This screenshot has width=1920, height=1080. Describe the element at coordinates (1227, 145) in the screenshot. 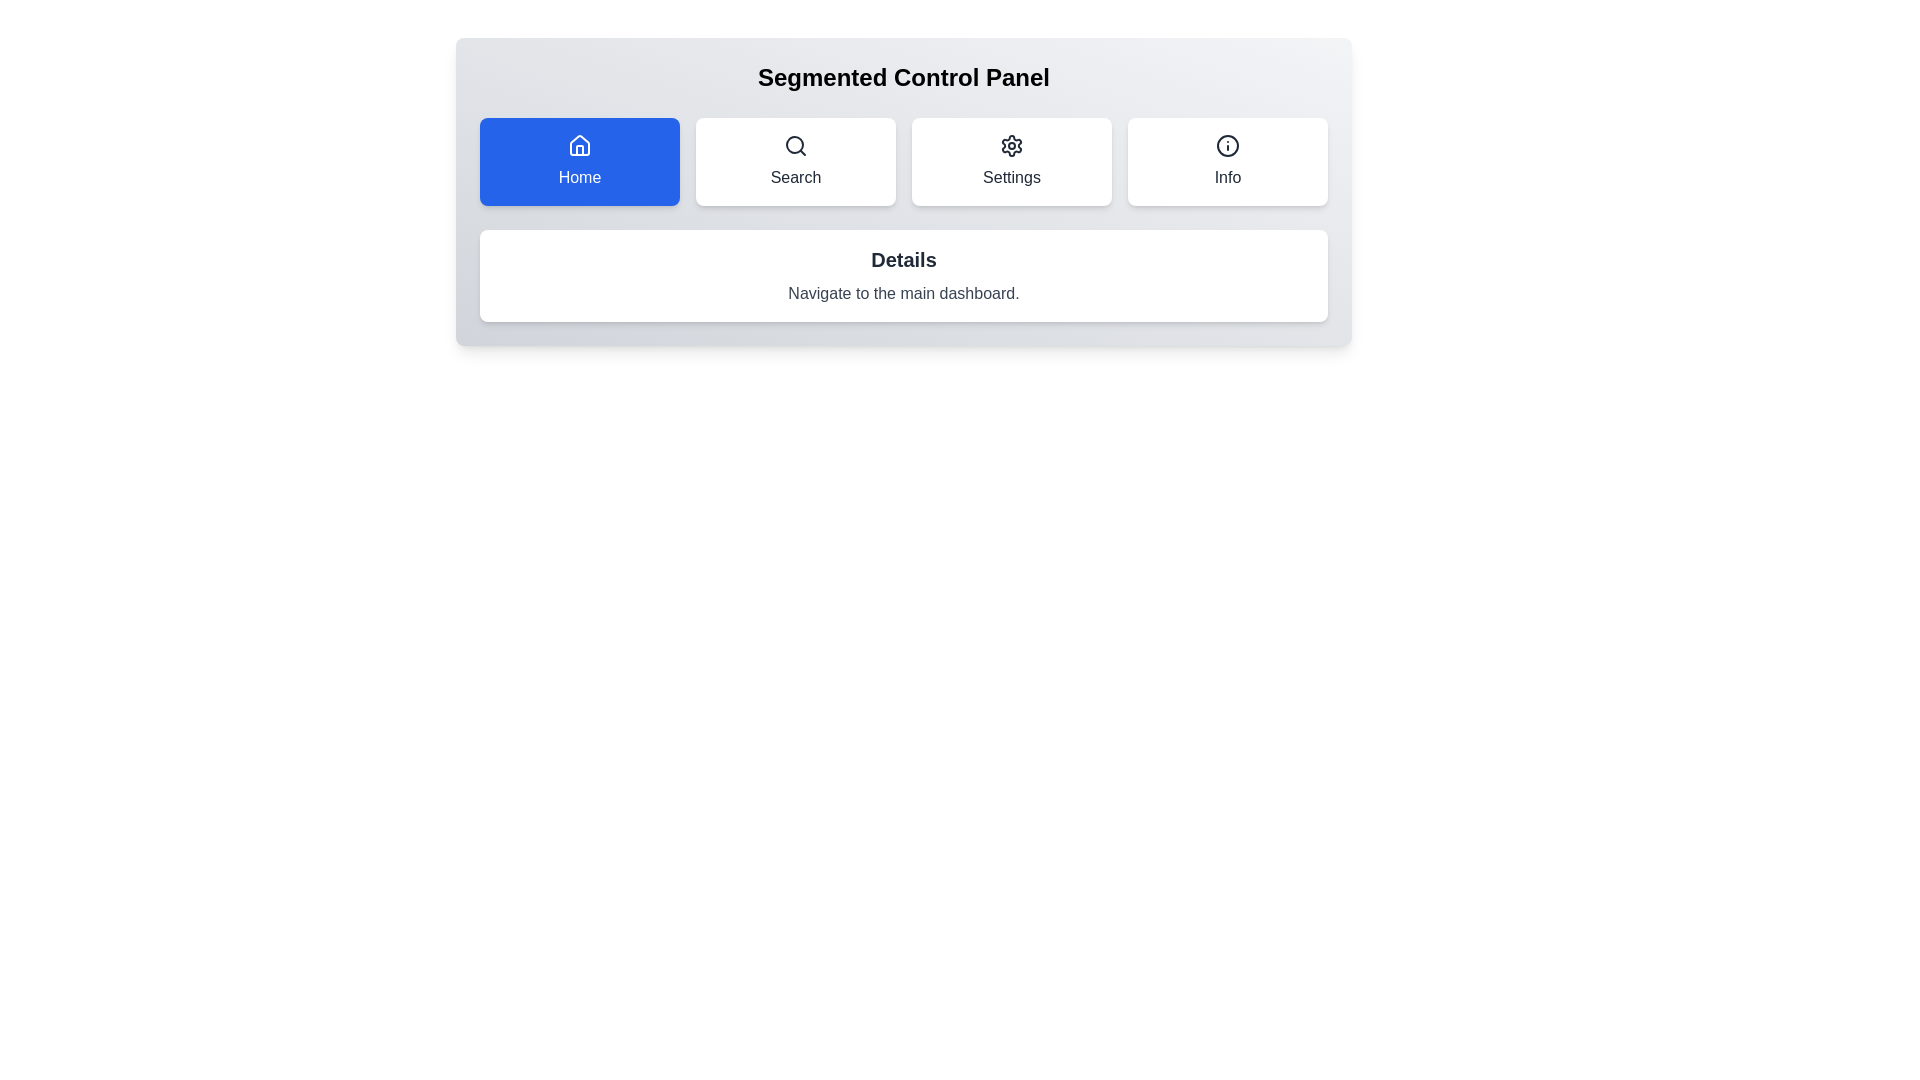

I see `the informational icon located within the 'Info' button in the segmented control panel, positioned to the far right among the button group` at that location.